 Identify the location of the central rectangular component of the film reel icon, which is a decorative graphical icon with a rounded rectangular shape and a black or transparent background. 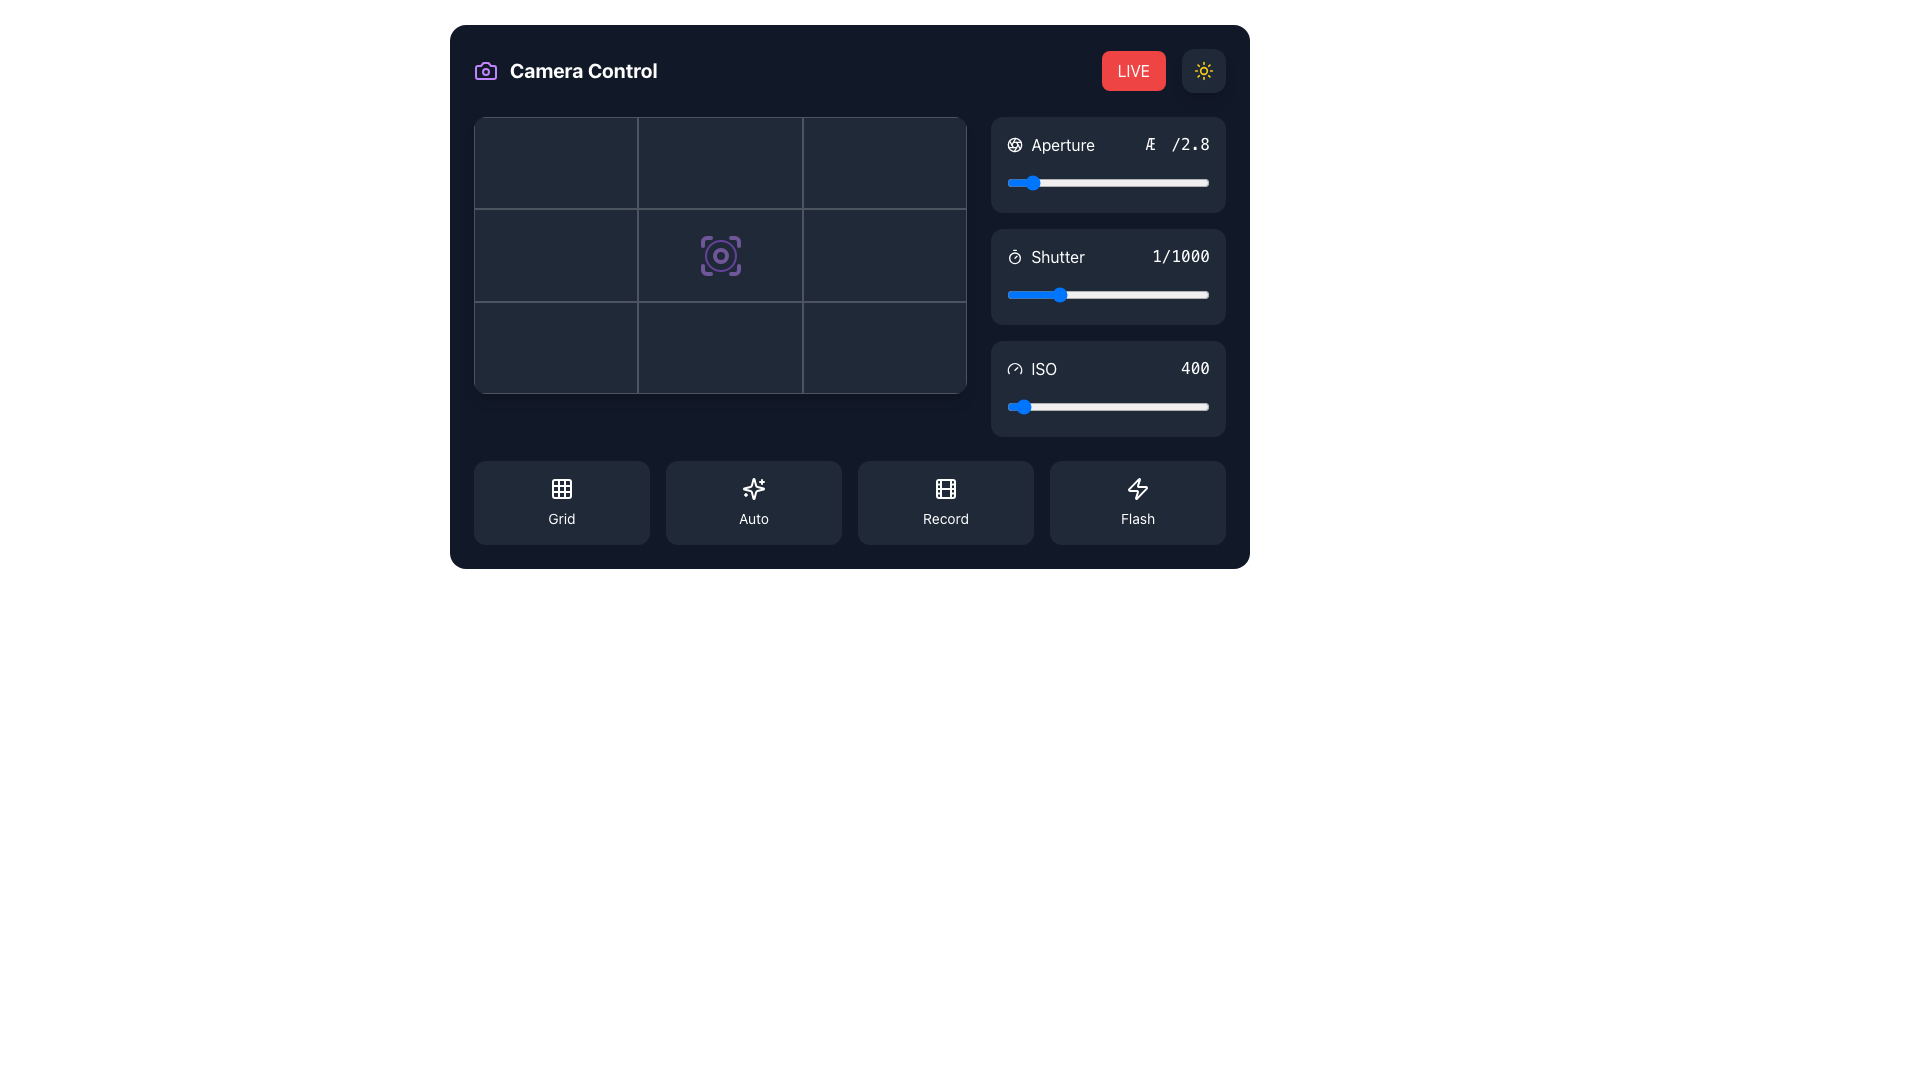
(944, 489).